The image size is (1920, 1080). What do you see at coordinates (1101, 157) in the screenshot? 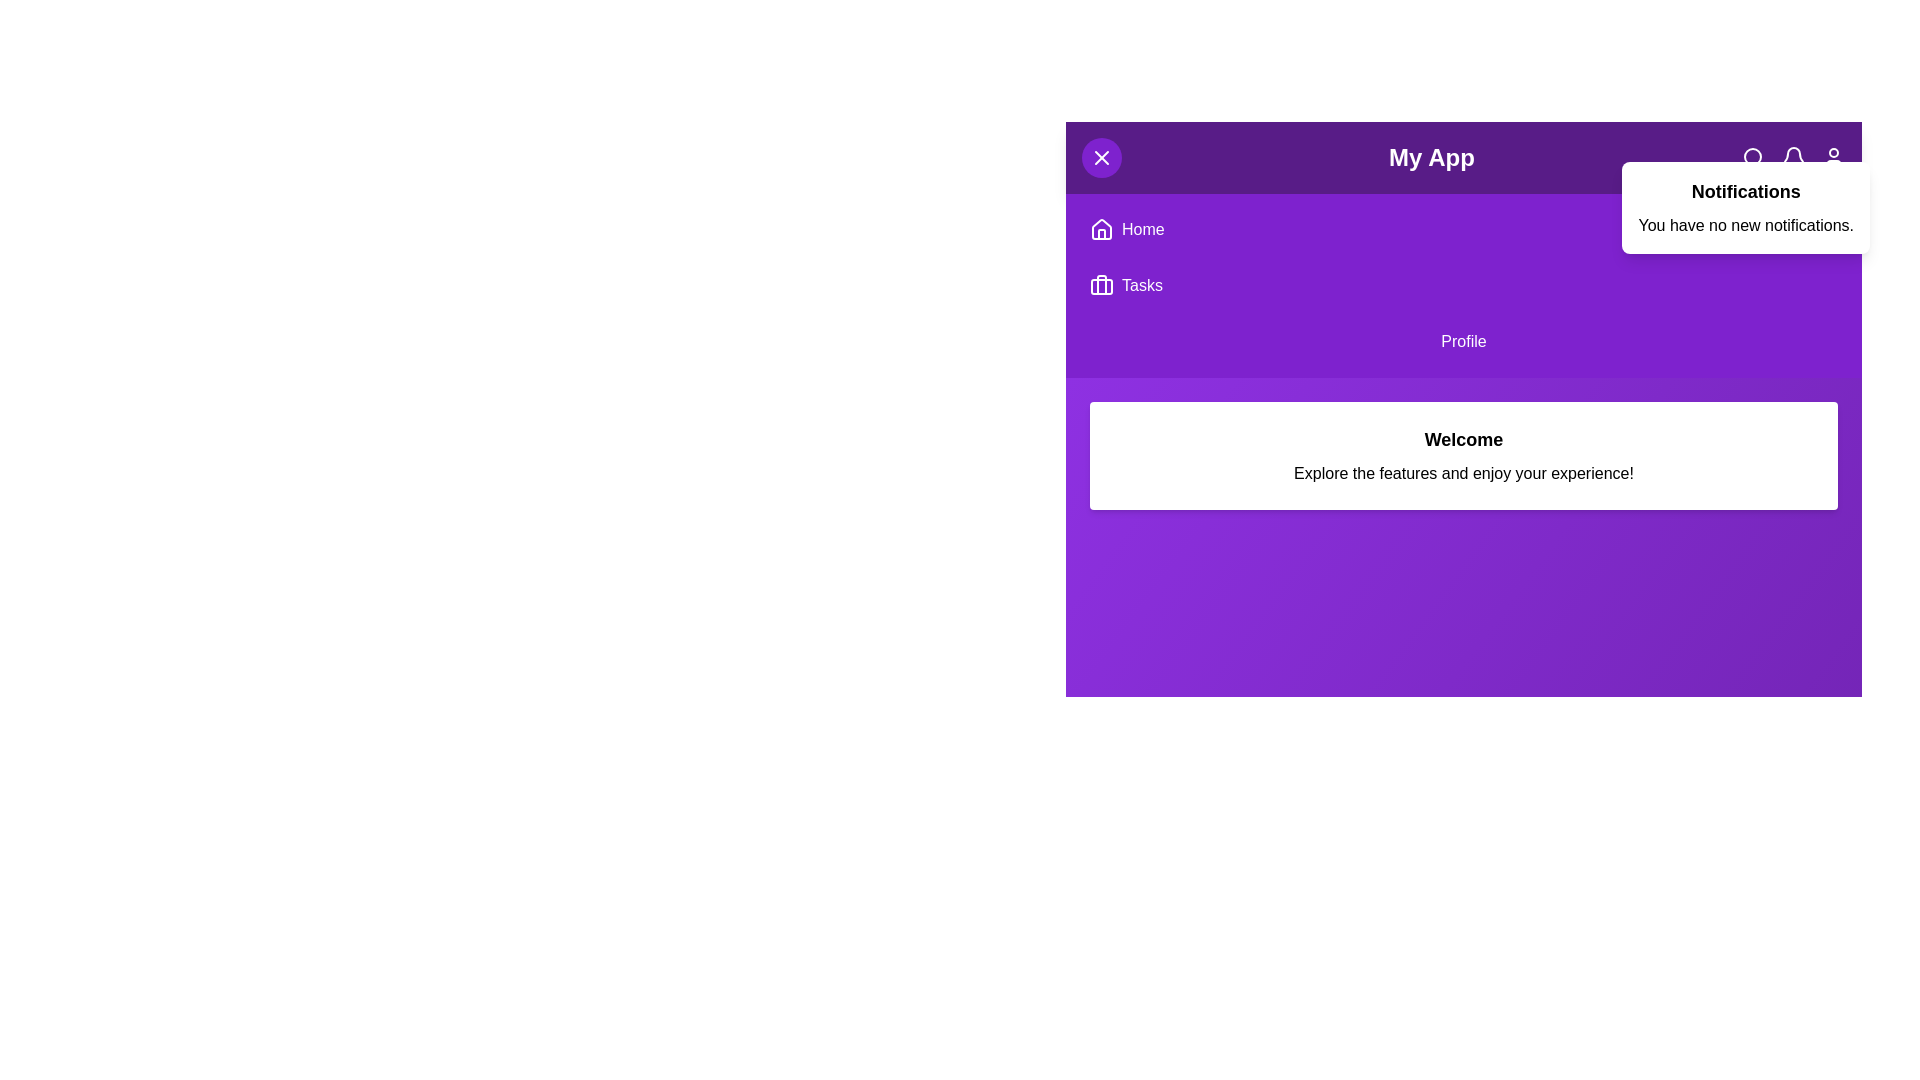
I see `the button to toggle the menu visibility` at bounding box center [1101, 157].